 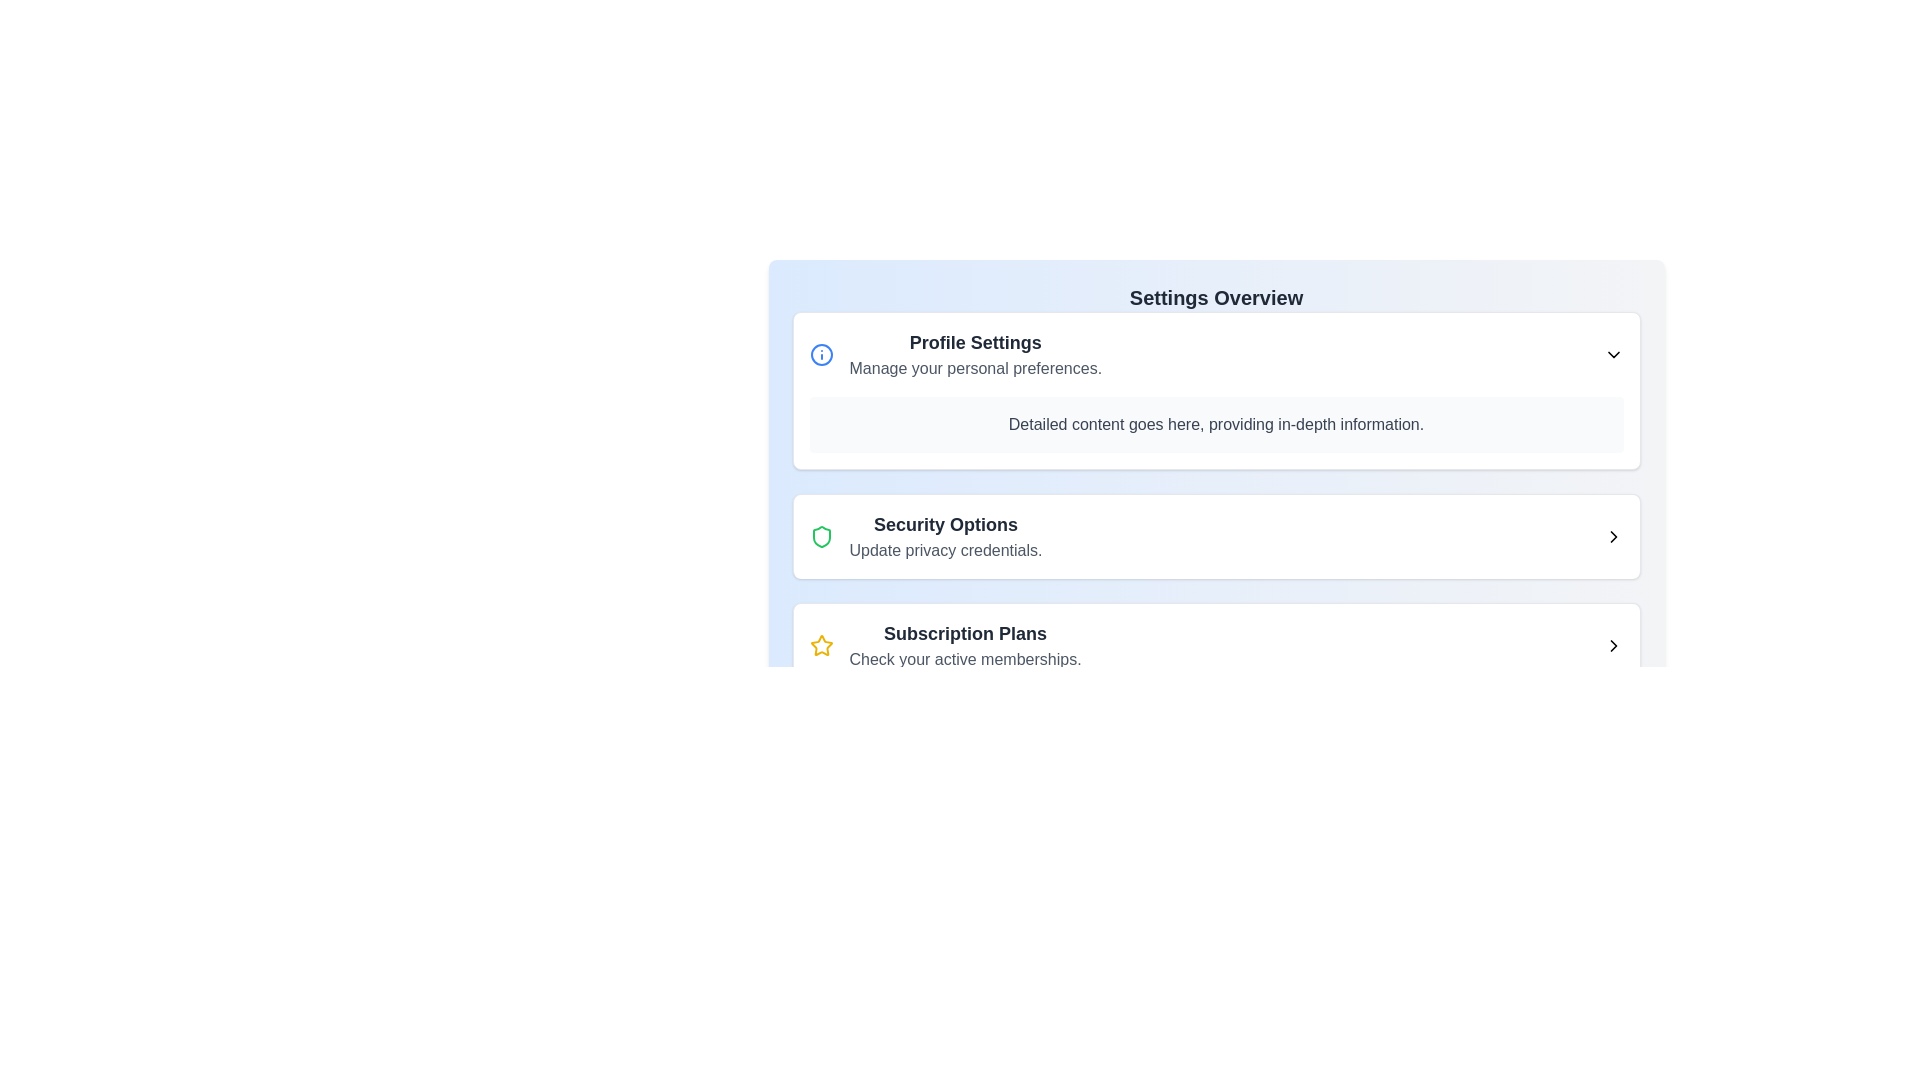 What do you see at coordinates (944, 645) in the screenshot?
I see `the 'Subscription Plans' text with star icon, which directs the user to manage or view subscription plan details` at bounding box center [944, 645].